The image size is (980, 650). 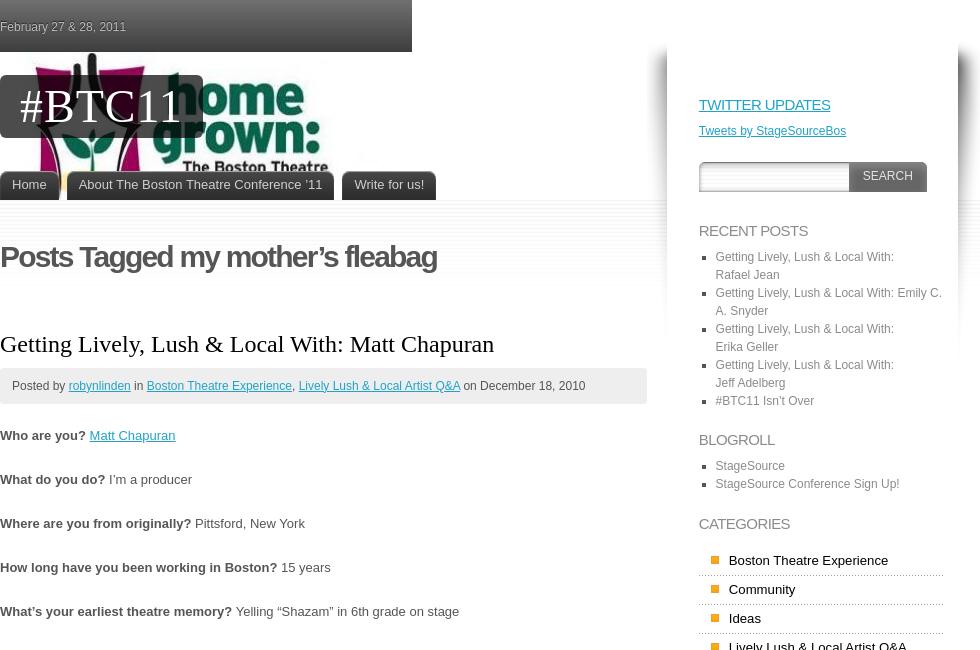 I want to click on 'Tweets by StageSourceBos', so click(x=772, y=129).